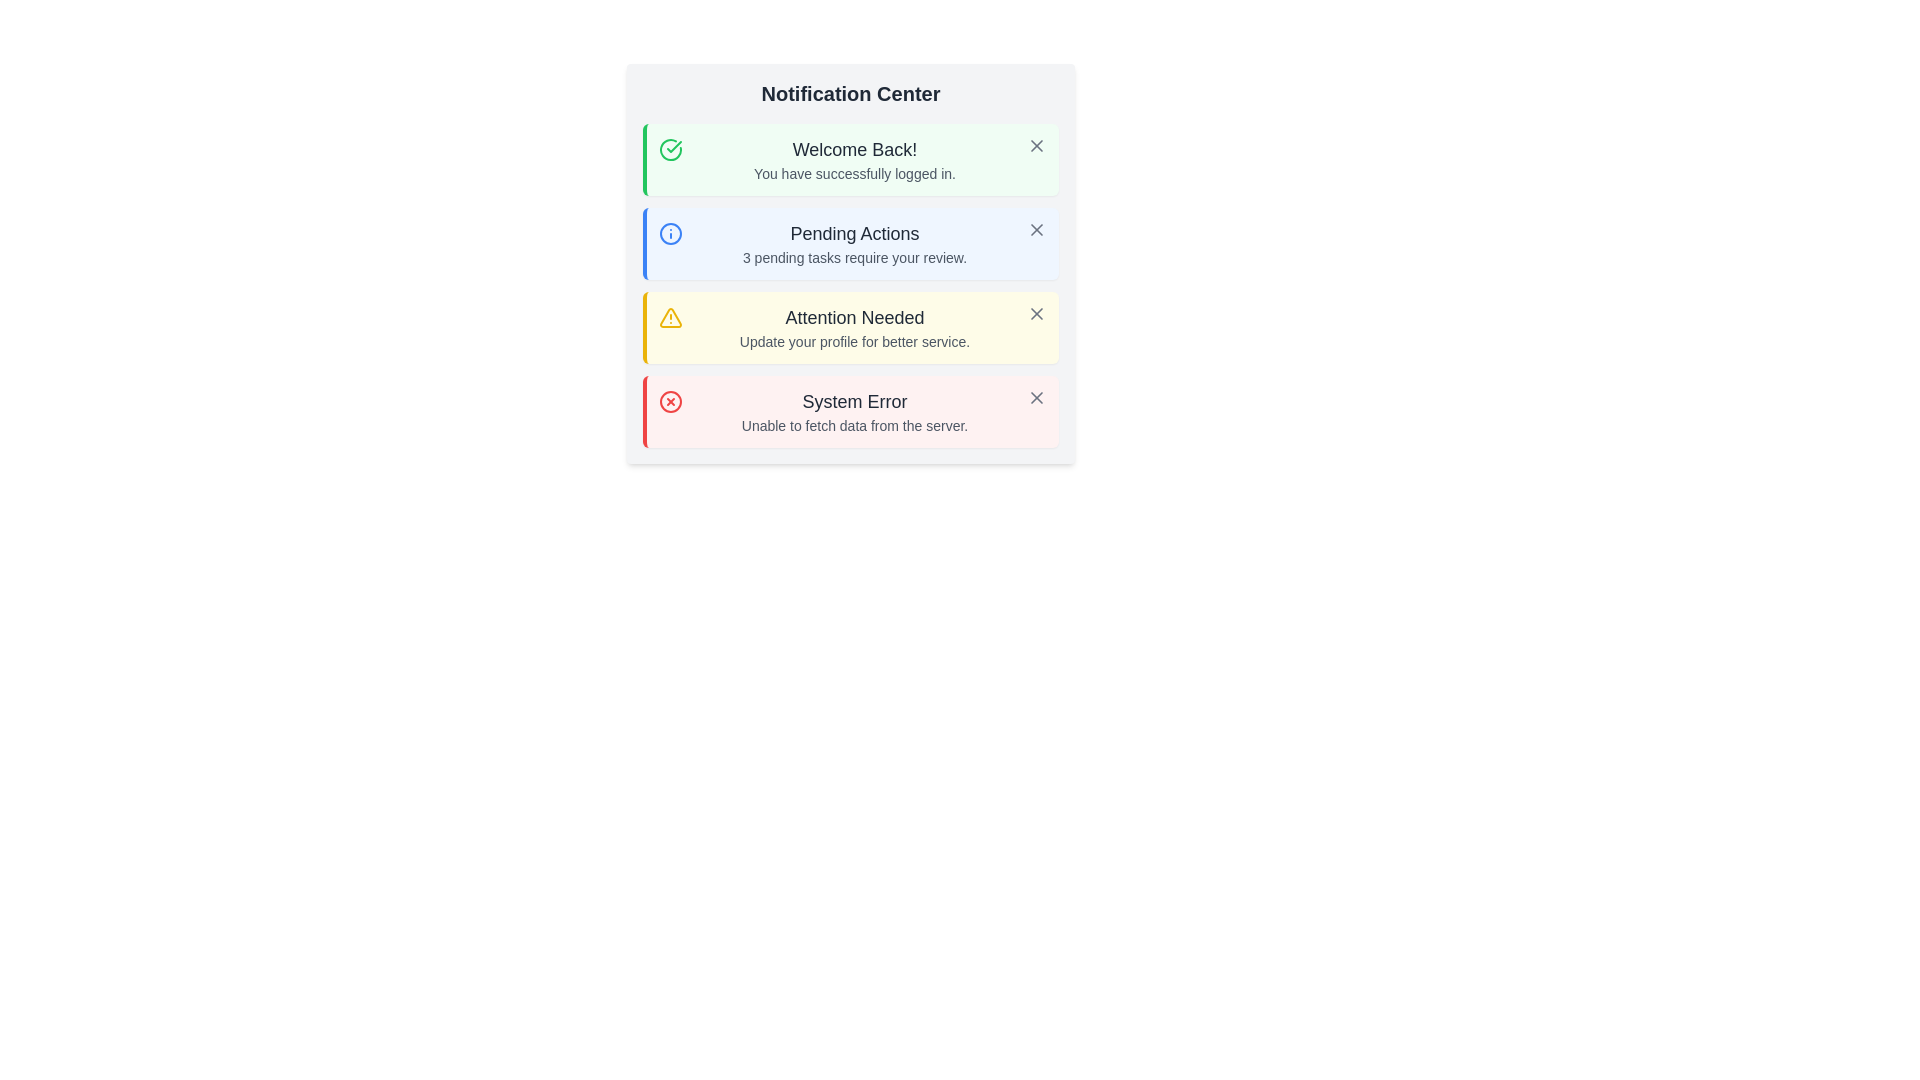 The image size is (1920, 1080). Describe the element at coordinates (850, 262) in the screenshot. I see `the notification card in the second row of the 'Notification Center'` at that location.